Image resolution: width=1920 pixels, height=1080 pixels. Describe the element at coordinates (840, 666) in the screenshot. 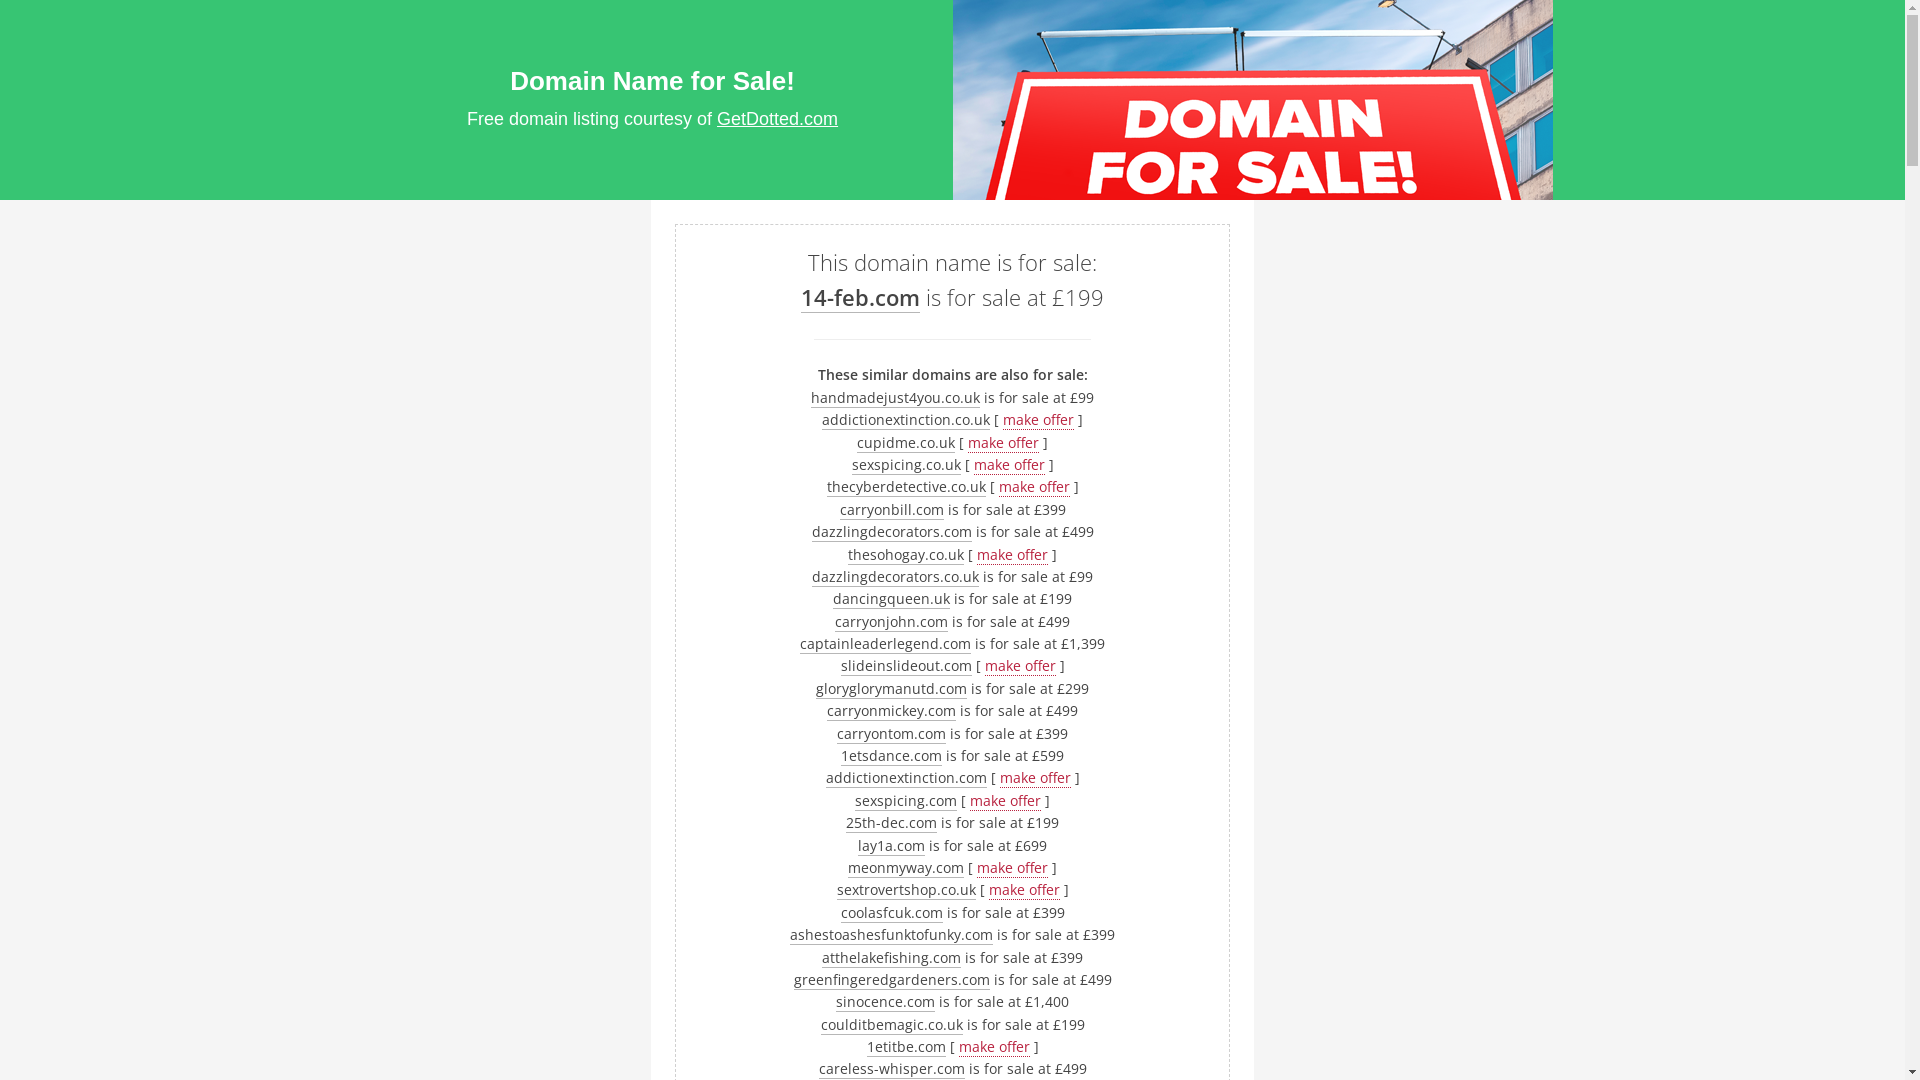

I see `'slideinslideout.com'` at that location.